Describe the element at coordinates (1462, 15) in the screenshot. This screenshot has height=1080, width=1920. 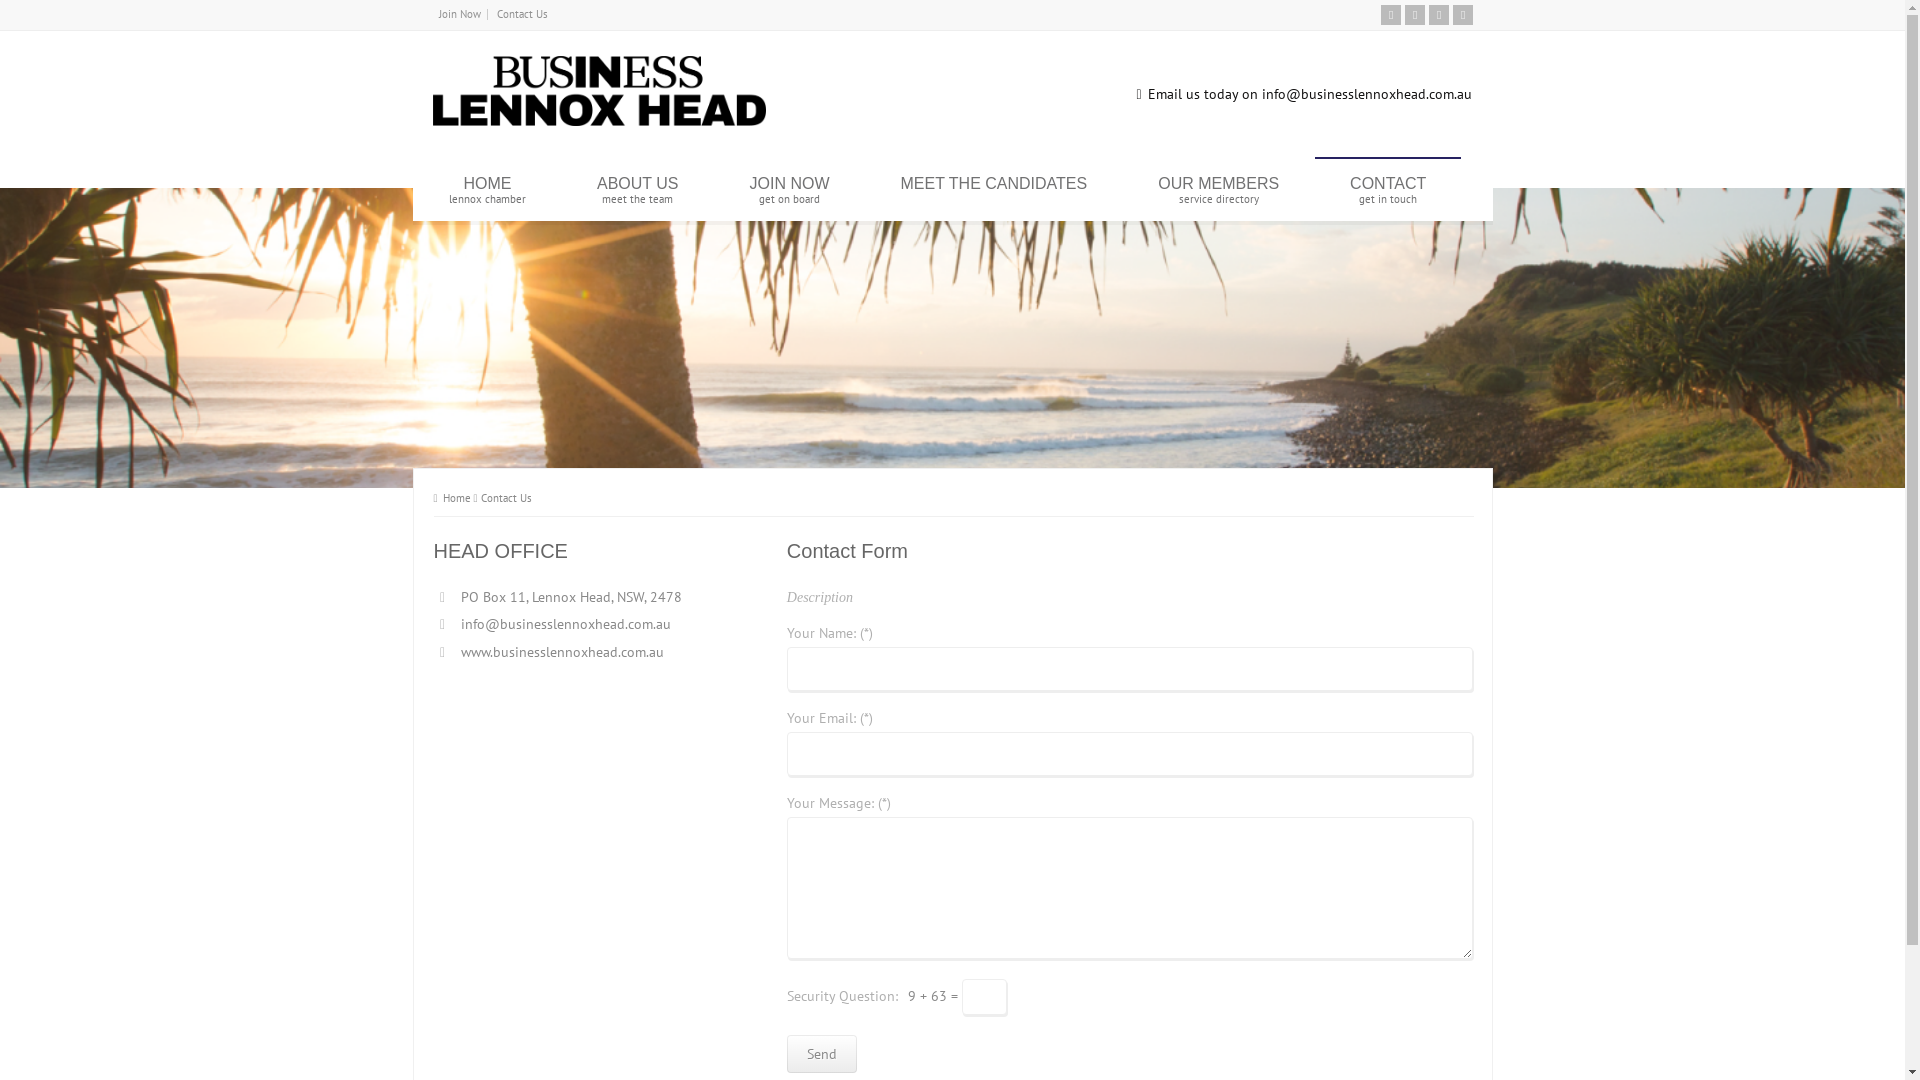
I see `'Instagram'` at that location.